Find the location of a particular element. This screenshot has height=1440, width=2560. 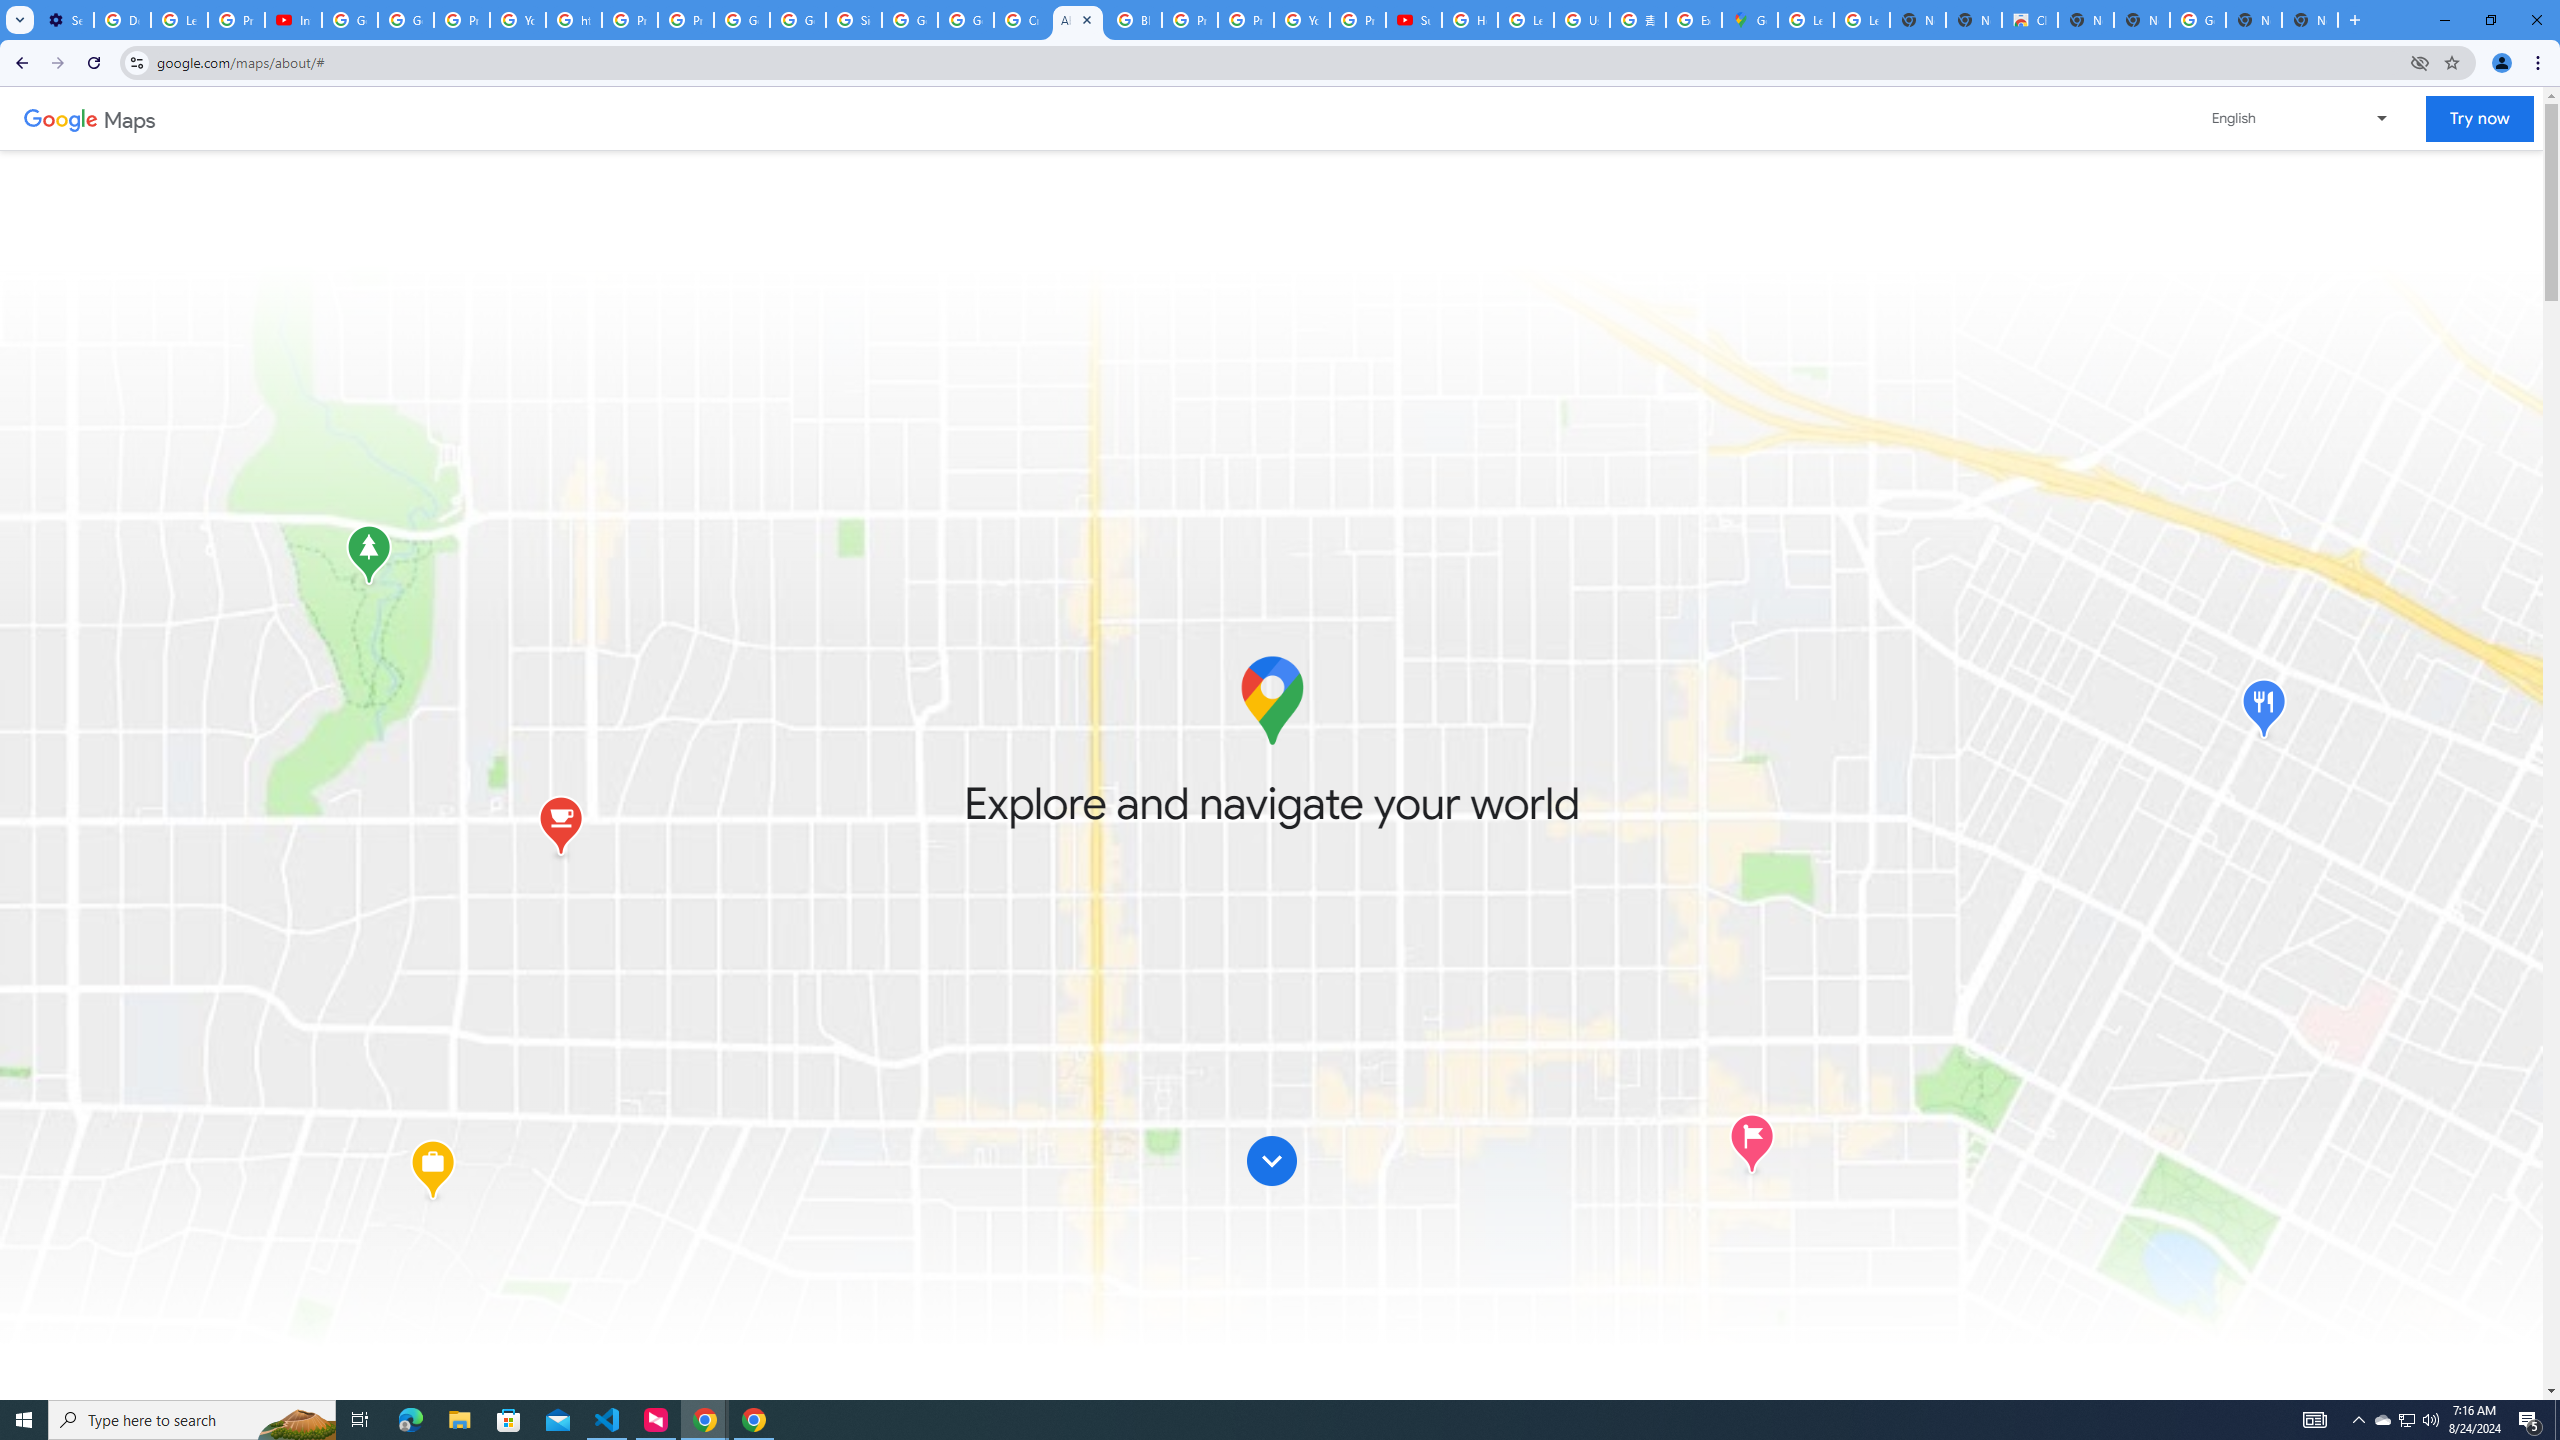

'Sign in - Google Accounts' is located at coordinates (852, 19).